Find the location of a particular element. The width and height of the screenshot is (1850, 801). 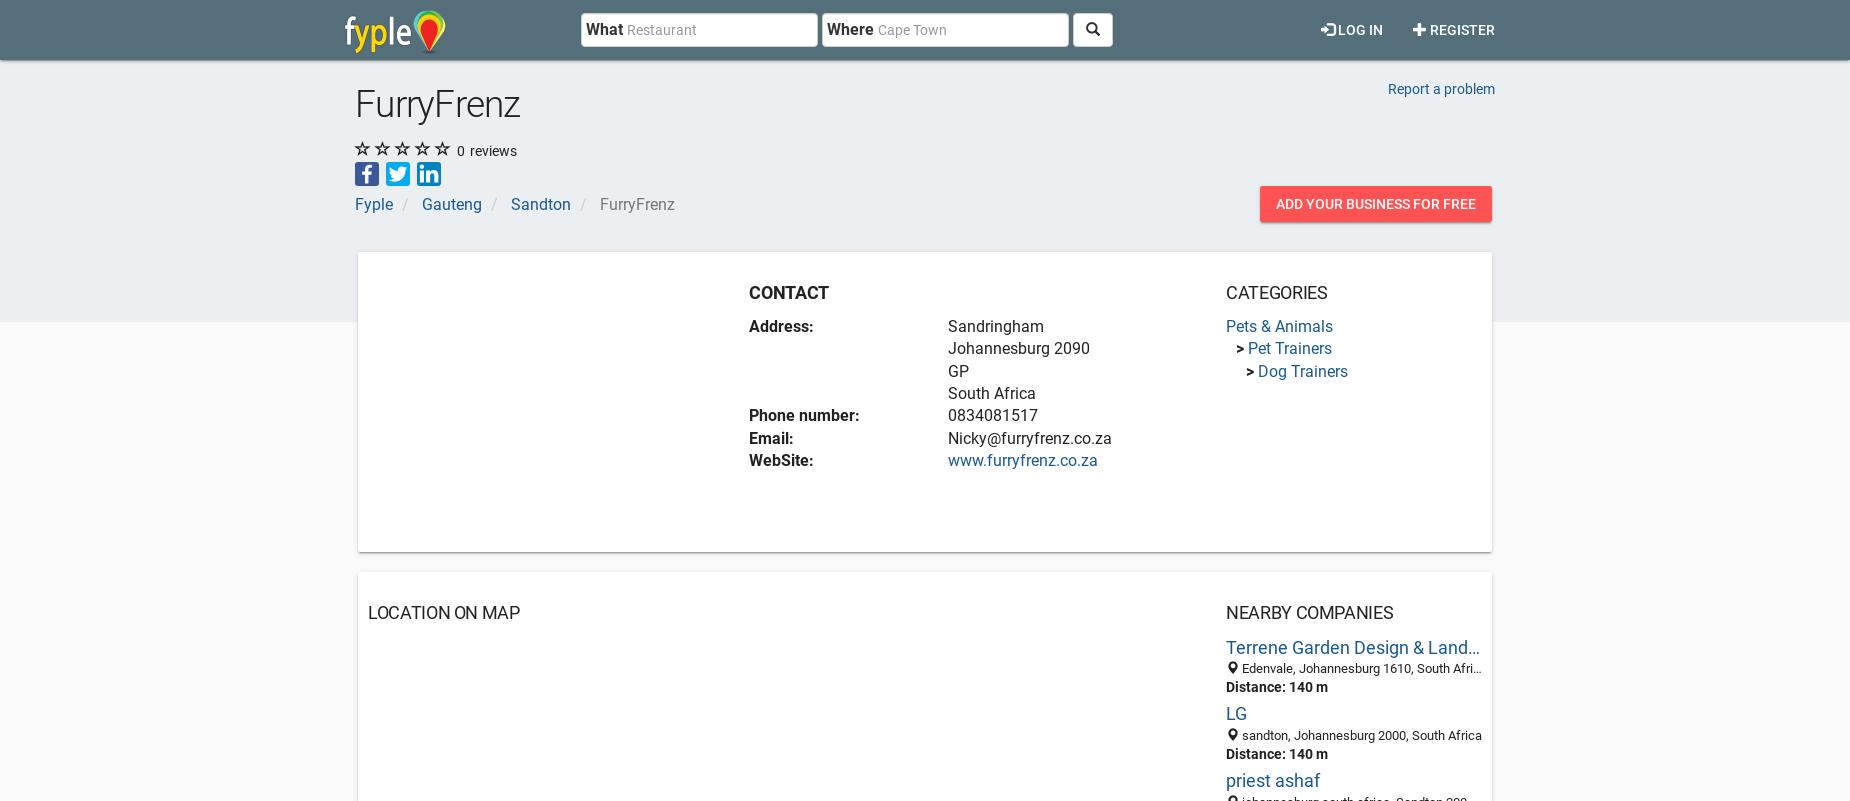

'Terrene Garden Design & Landscaping' is located at coordinates (1375, 645).